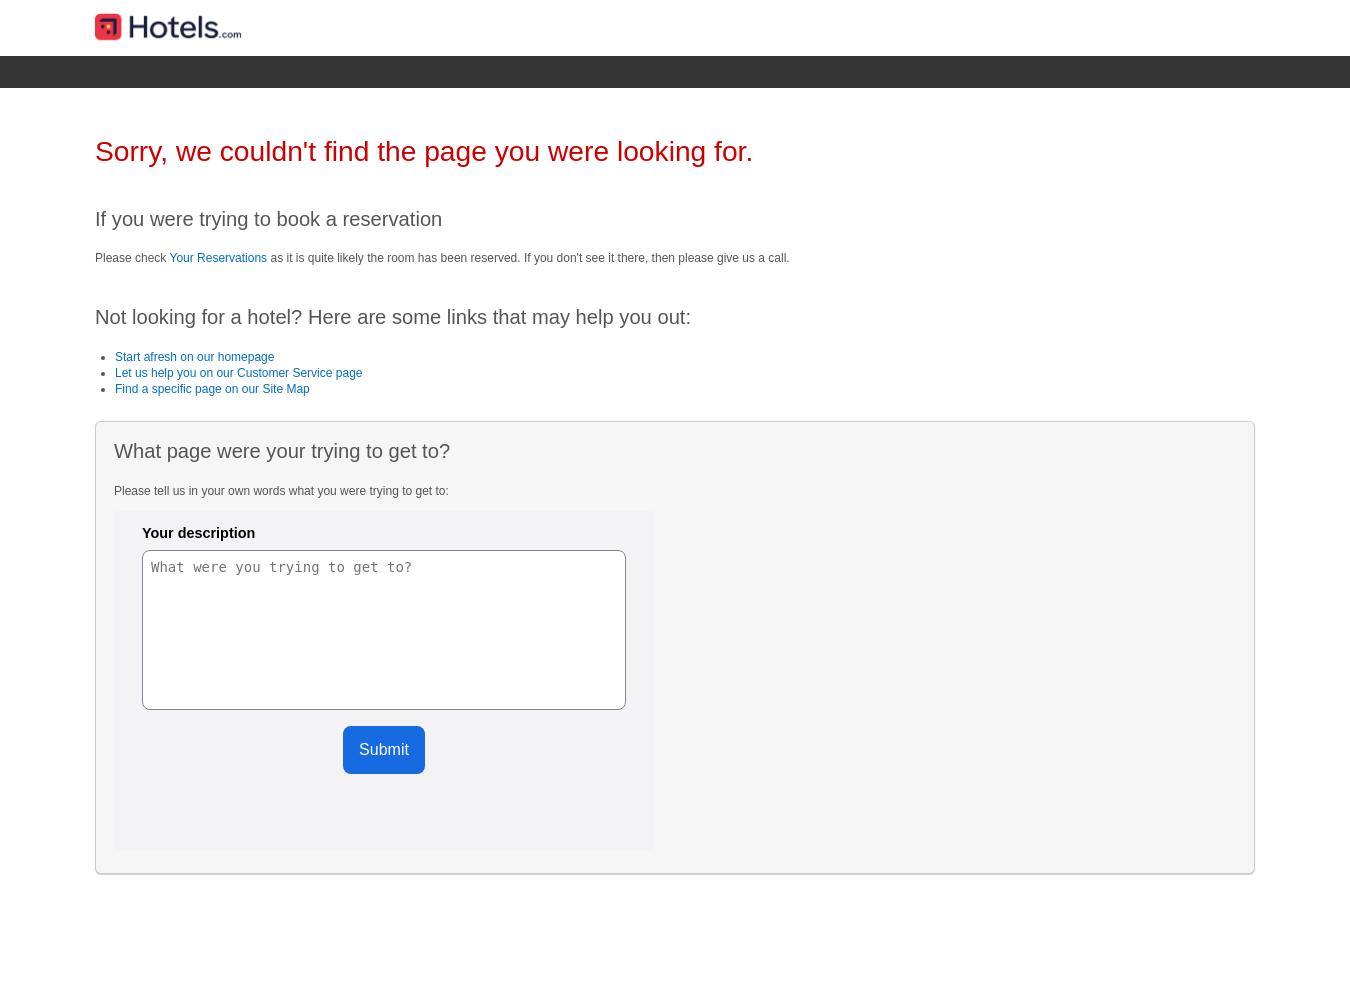 The width and height of the screenshot is (1350, 1000). What do you see at coordinates (132, 257) in the screenshot?
I see `'Please check'` at bounding box center [132, 257].